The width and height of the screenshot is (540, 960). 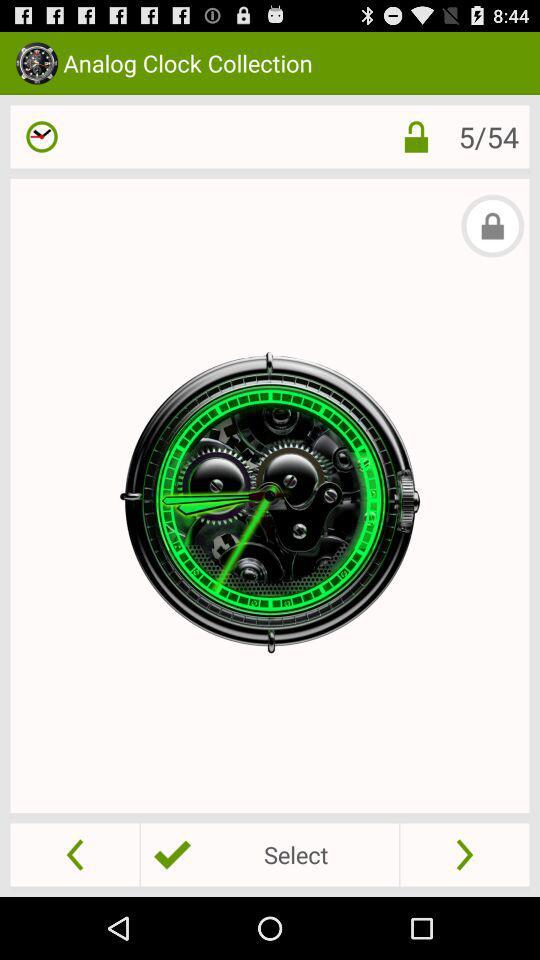 I want to click on the lock icon, so click(x=415, y=145).